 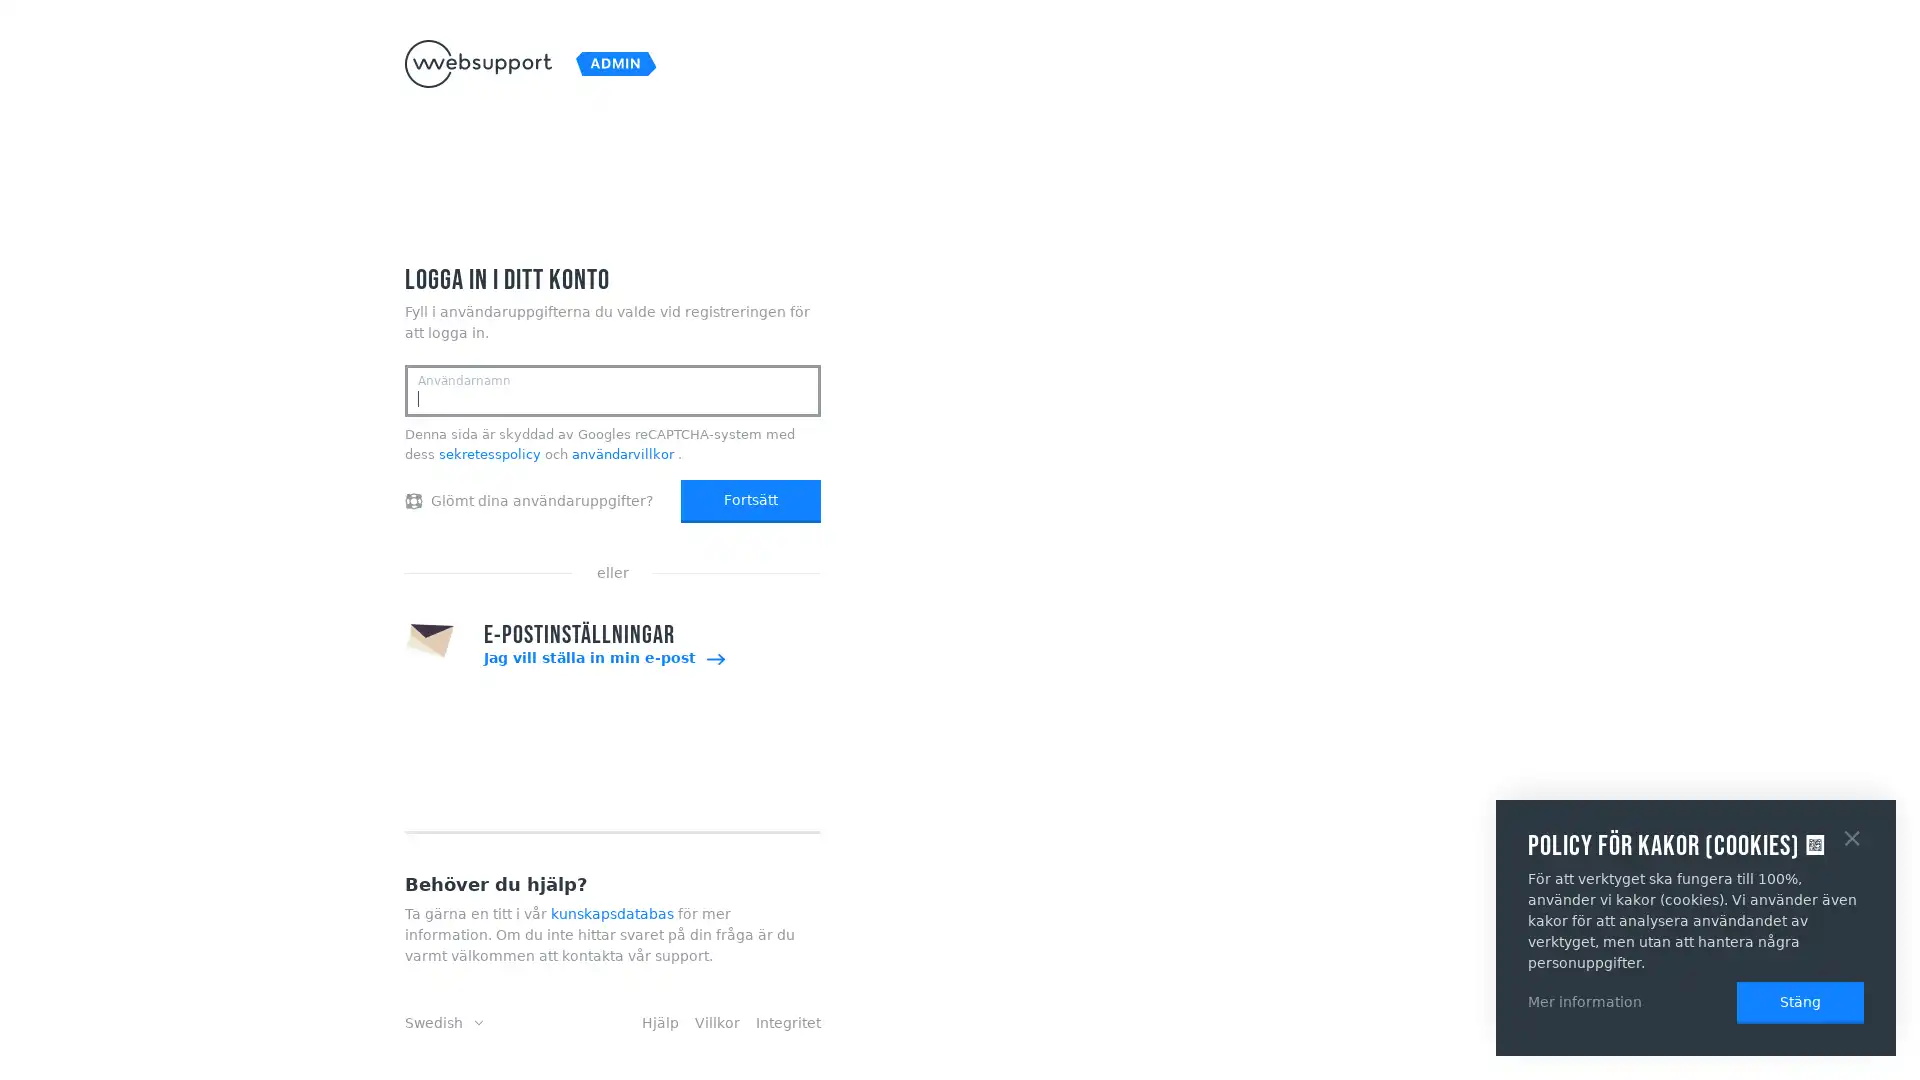 I want to click on Fortsatt, so click(x=749, y=500).